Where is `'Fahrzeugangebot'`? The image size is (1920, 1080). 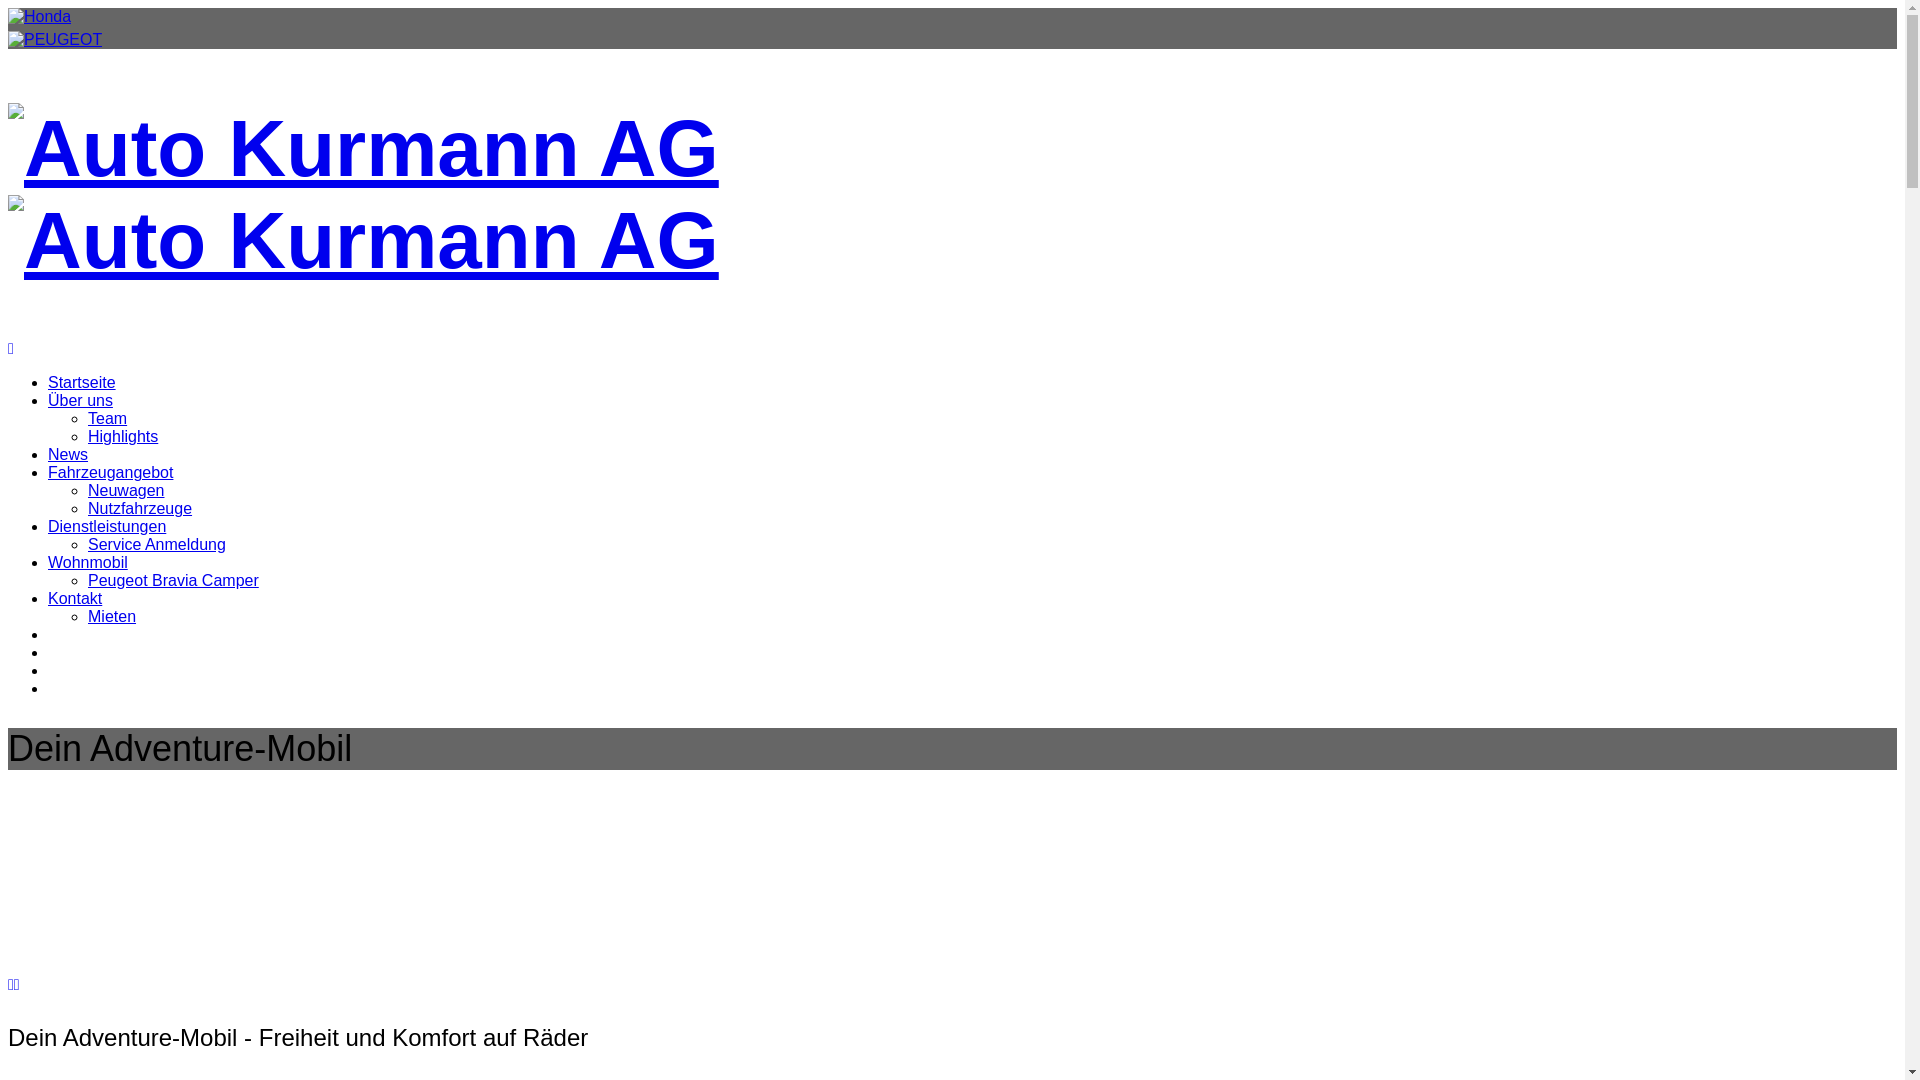
'Fahrzeugangebot' is located at coordinates (109, 472).